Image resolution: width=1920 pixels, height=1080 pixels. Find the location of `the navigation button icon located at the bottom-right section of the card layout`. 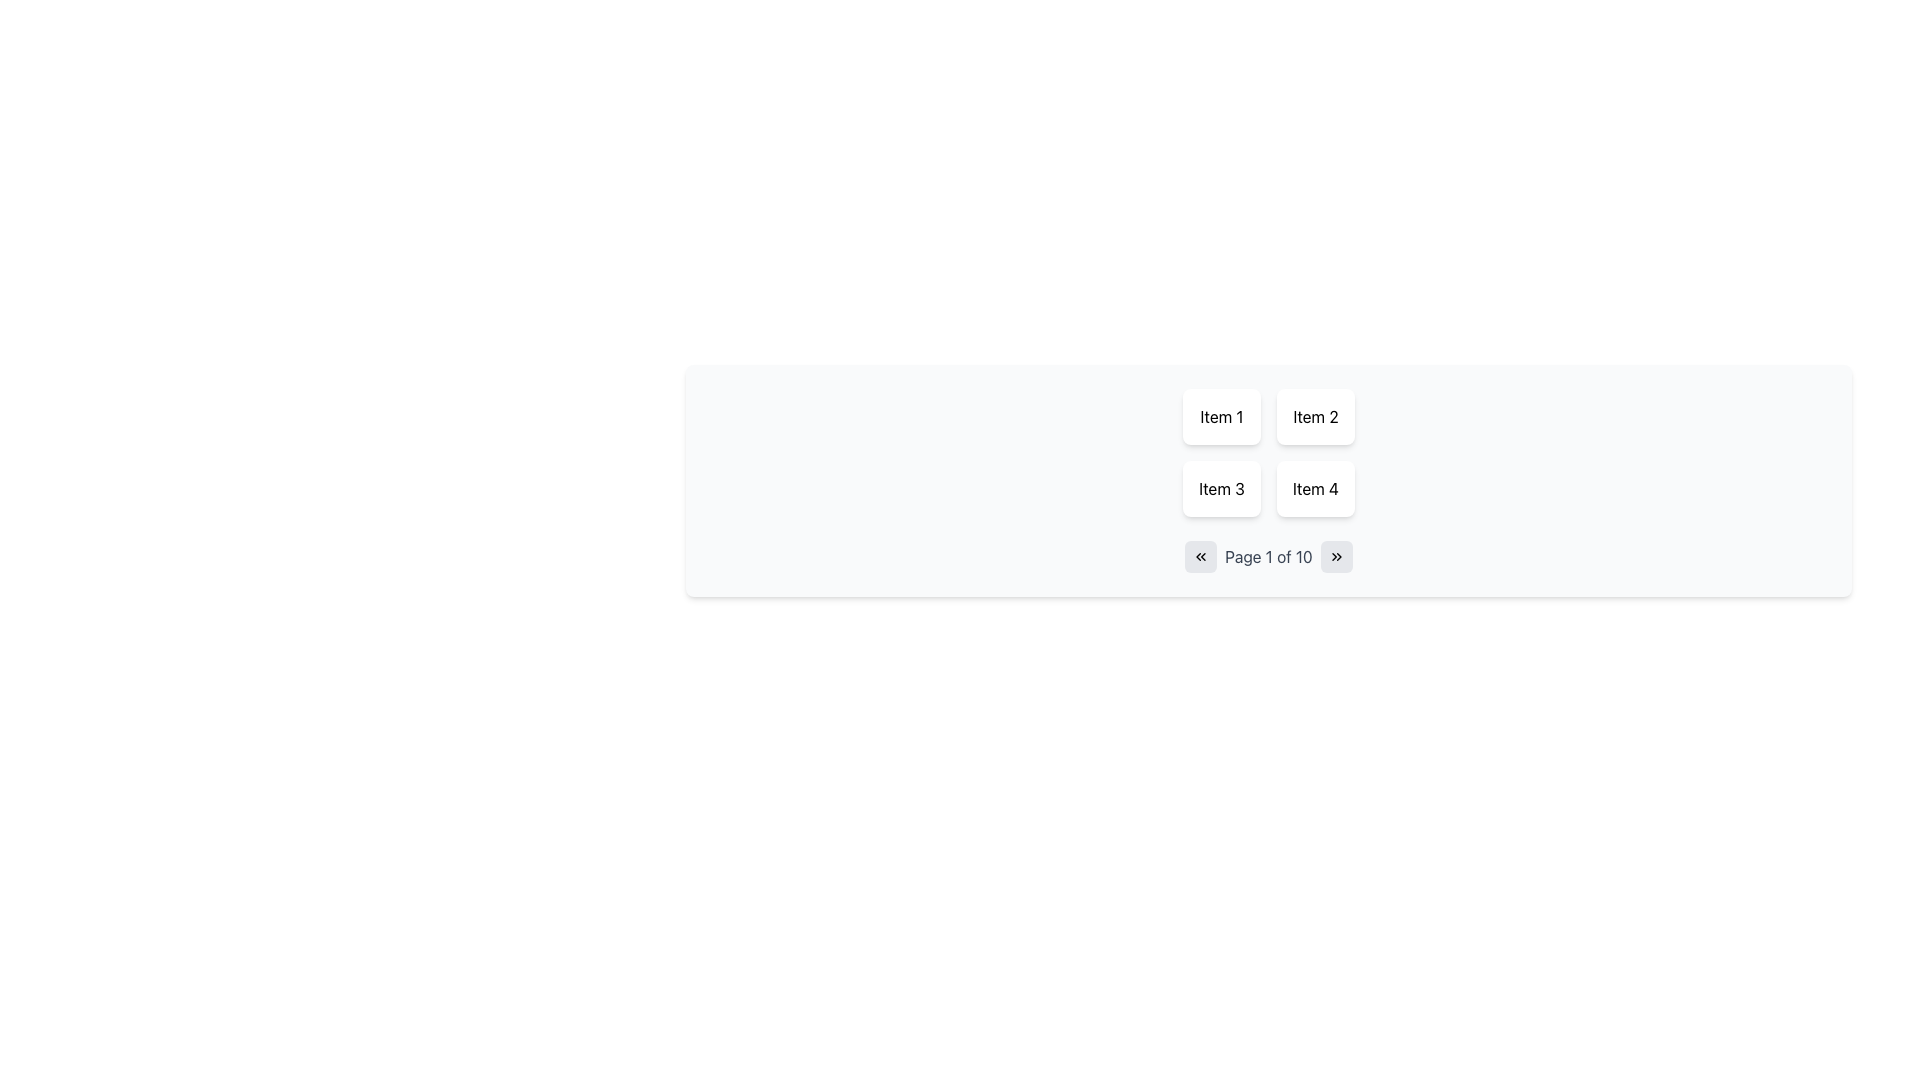

the navigation button icon located at the bottom-right section of the card layout is located at coordinates (1336, 556).